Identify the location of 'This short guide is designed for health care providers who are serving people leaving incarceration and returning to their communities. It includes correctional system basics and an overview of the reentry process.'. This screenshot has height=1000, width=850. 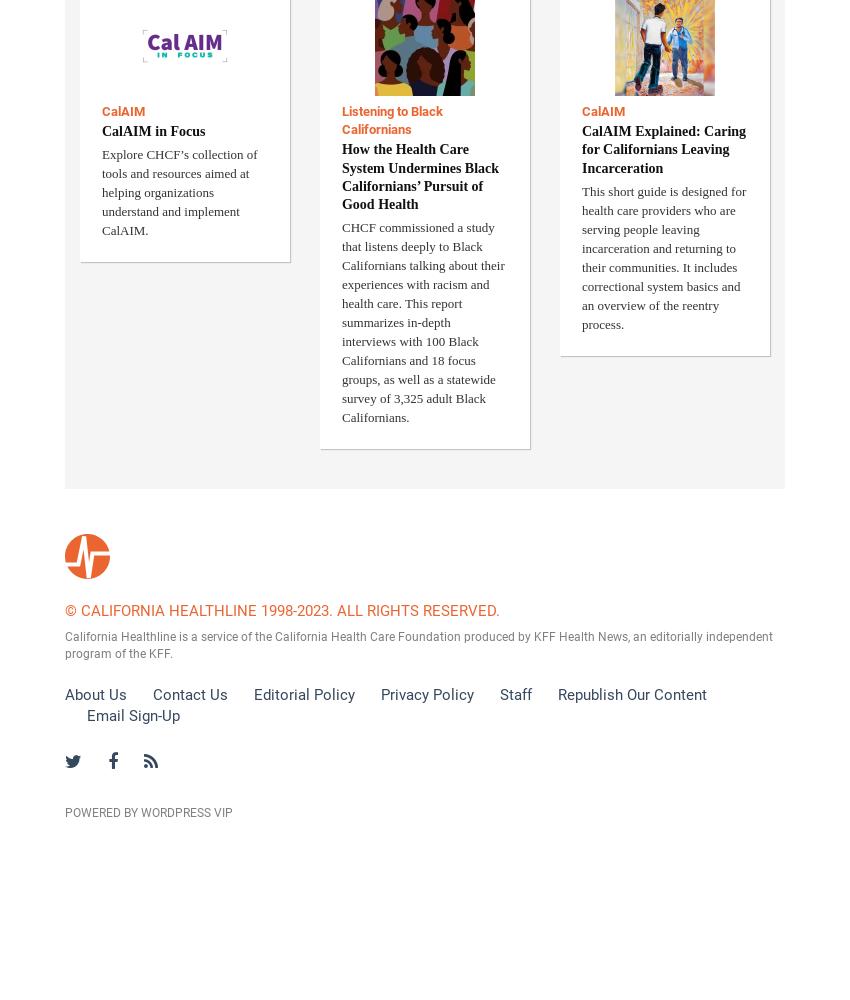
(663, 257).